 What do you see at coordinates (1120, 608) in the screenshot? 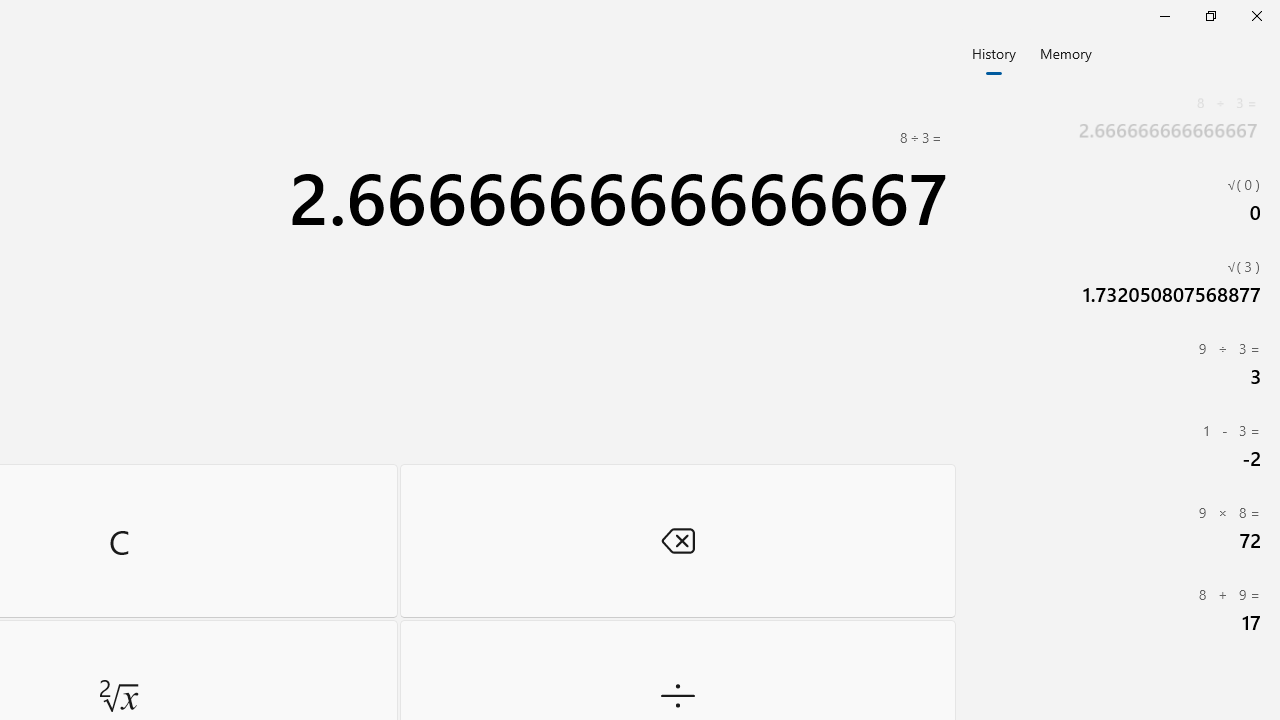
I see `'8 + 9= 17'` at bounding box center [1120, 608].